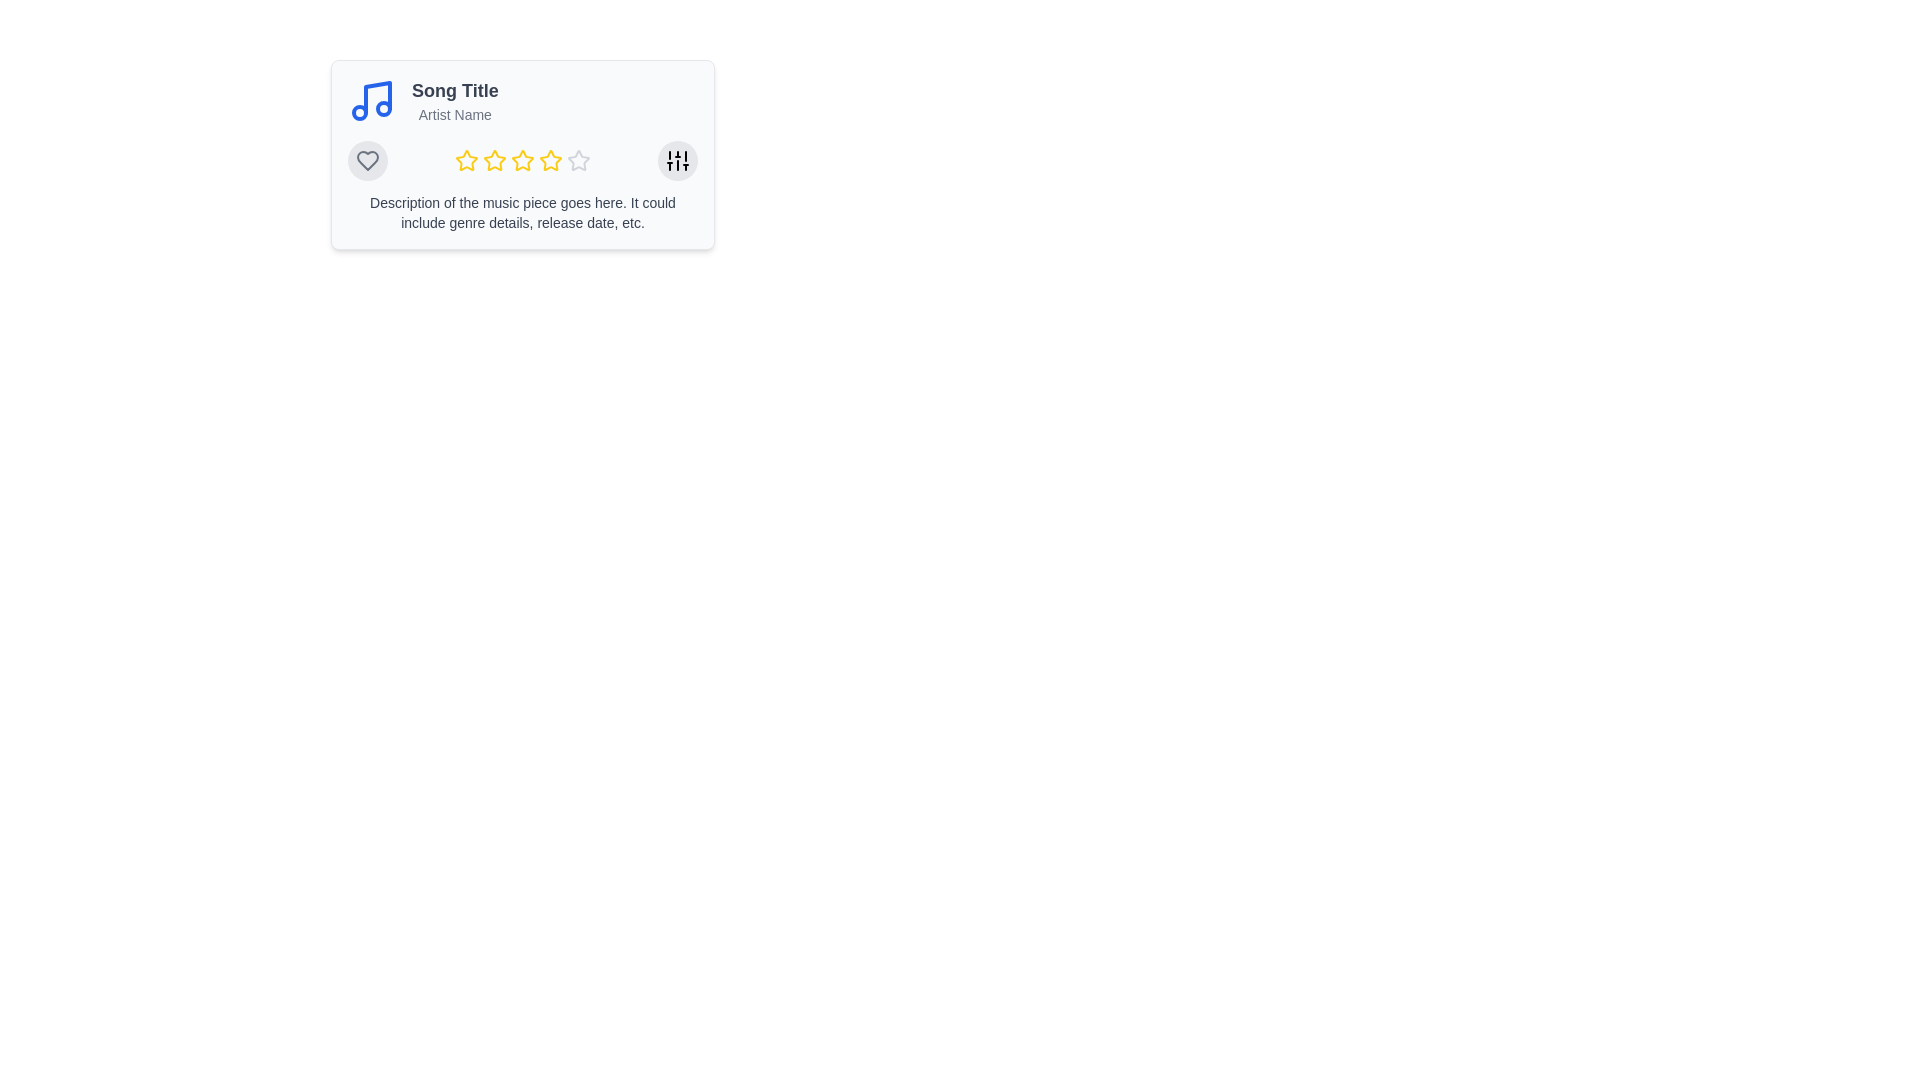 Image resolution: width=1920 pixels, height=1080 pixels. What do you see at coordinates (523, 160) in the screenshot?
I see `the third star in the five-star rating system by tabbing to it` at bounding box center [523, 160].